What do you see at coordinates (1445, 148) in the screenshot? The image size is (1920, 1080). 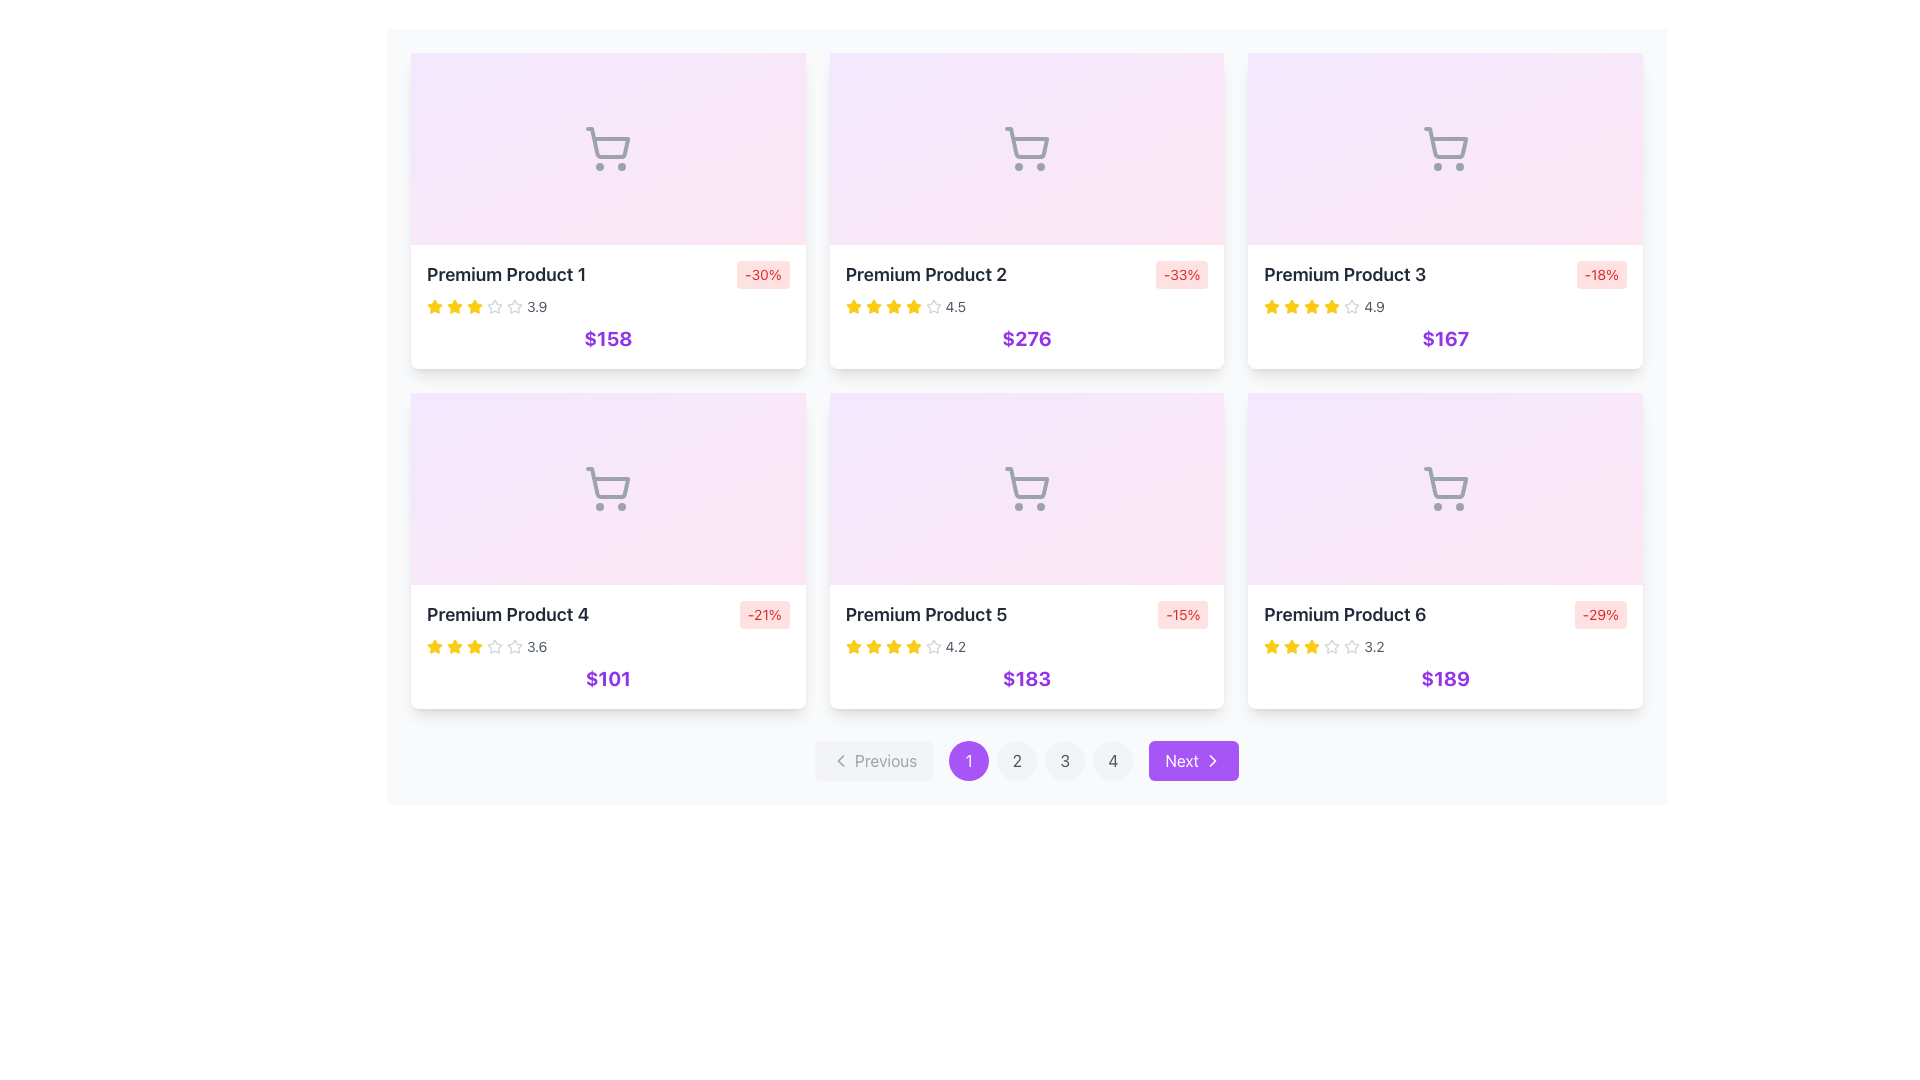 I see `the action button icon for adding 'Premium Product 3' to the shopping cart, located in the upper half of the product card` at bounding box center [1445, 148].